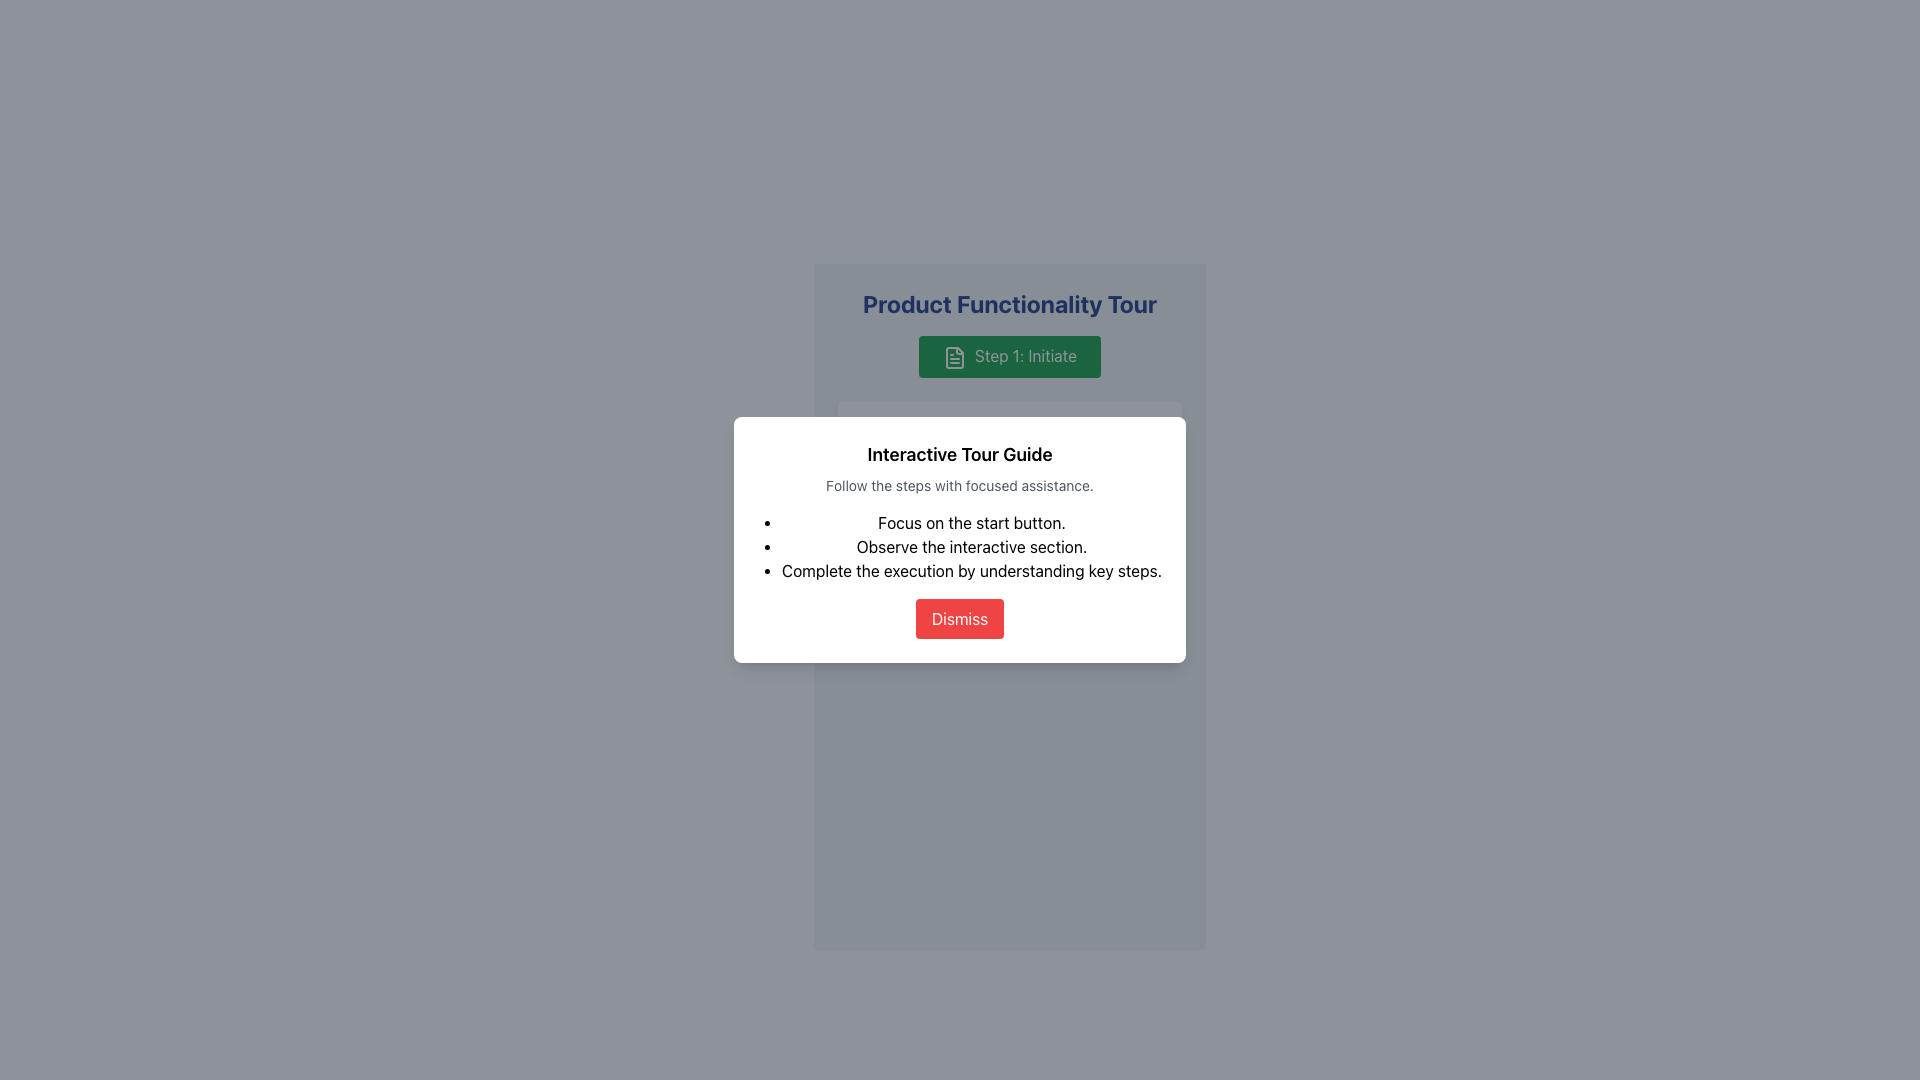  Describe the element at coordinates (1009, 436) in the screenshot. I see `the Circle graphic within the SVG that is part of the play icon, located above the 'Interactive Tour Guide' heading in the modal window` at that location.